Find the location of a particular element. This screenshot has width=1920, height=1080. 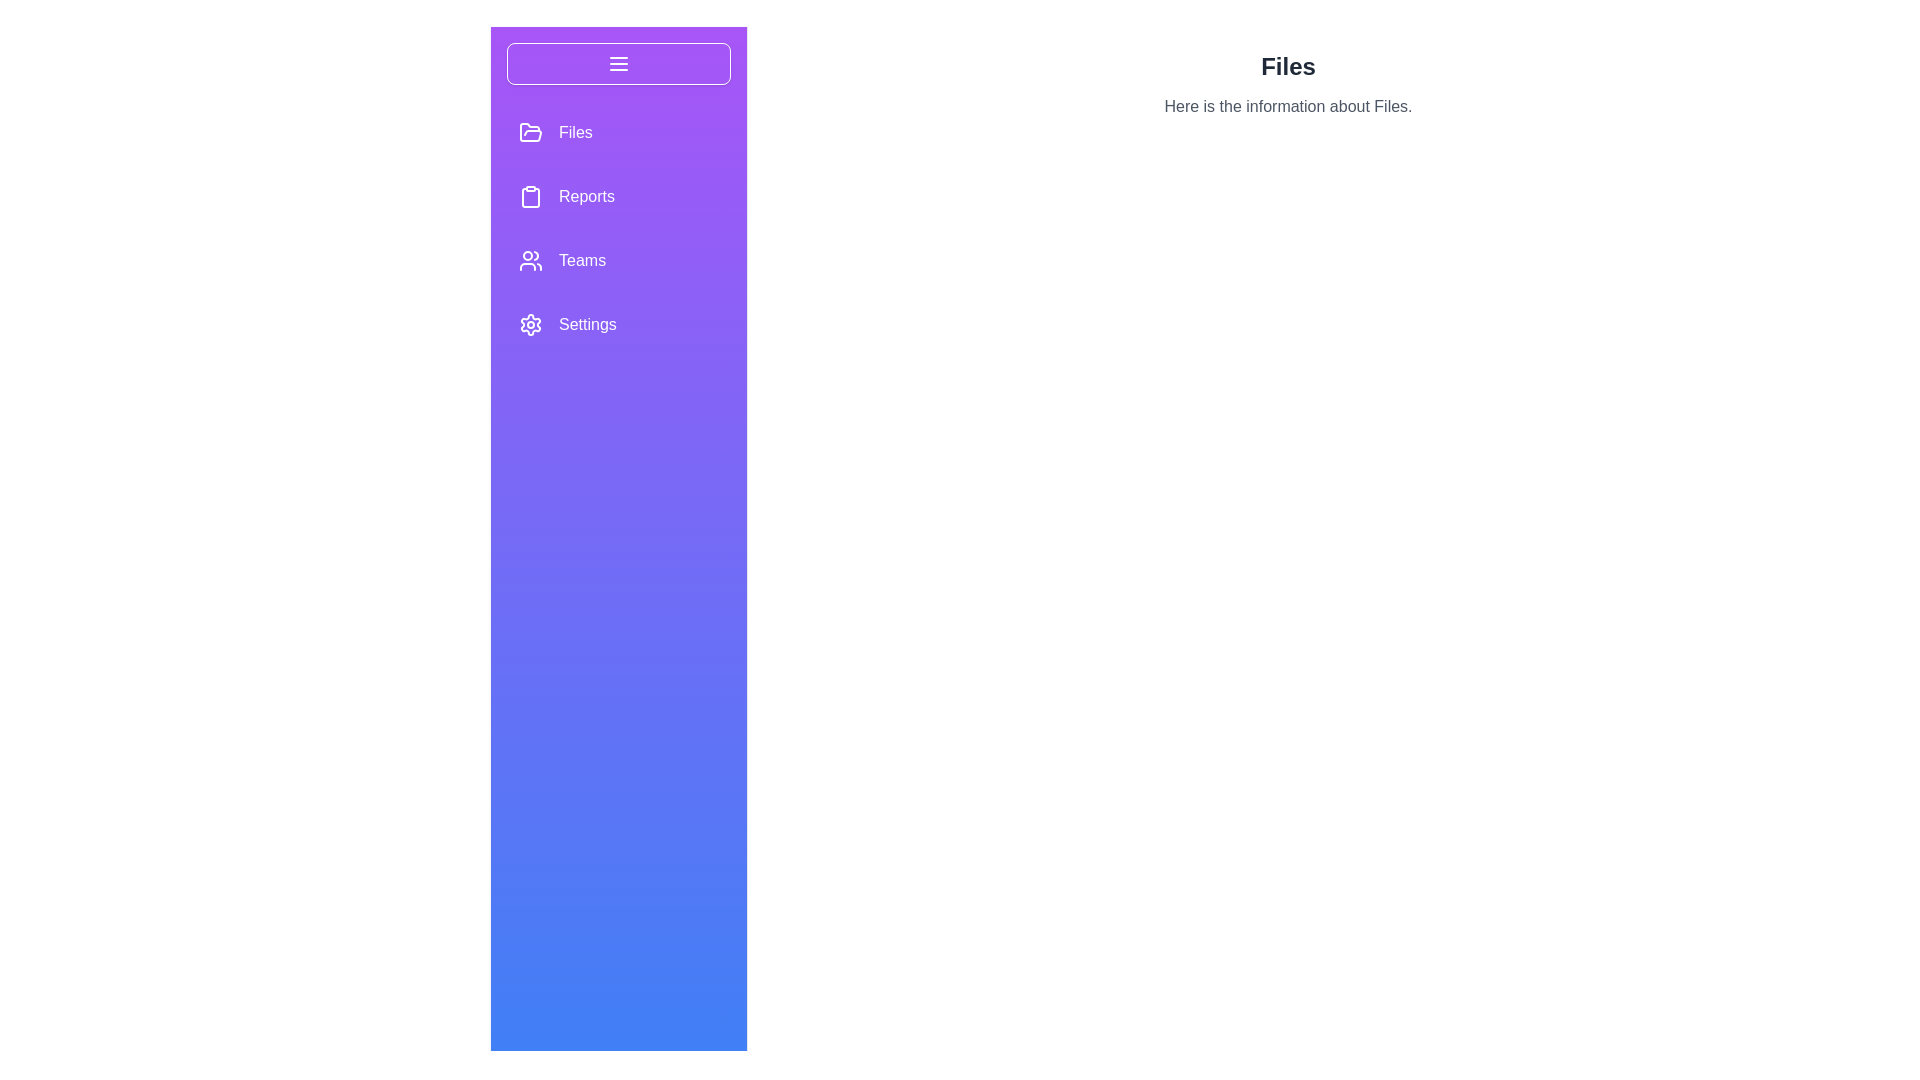

the menu option Files by clicking on its corresponding area is located at coordinates (618, 132).